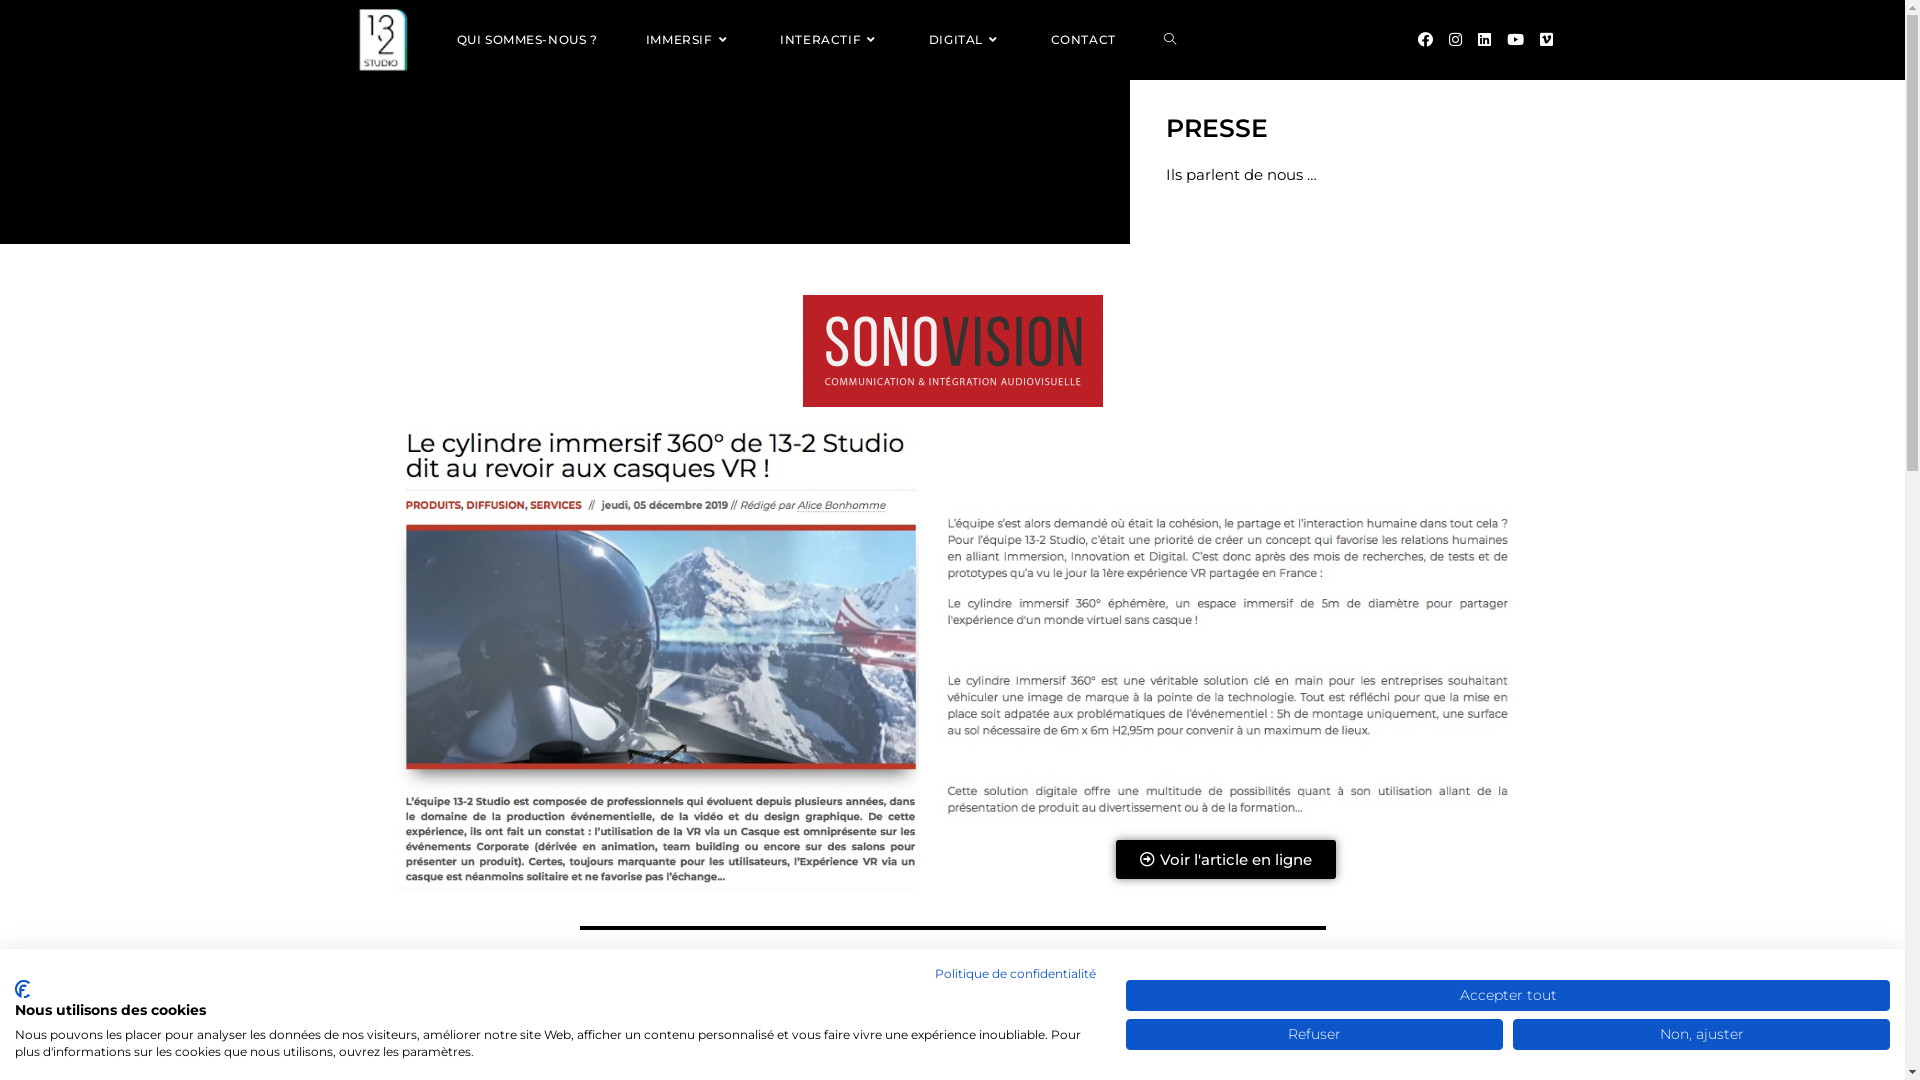 This screenshot has width=1920, height=1080. What do you see at coordinates (965, 39) in the screenshot?
I see `'DIGITAL'` at bounding box center [965, 39].